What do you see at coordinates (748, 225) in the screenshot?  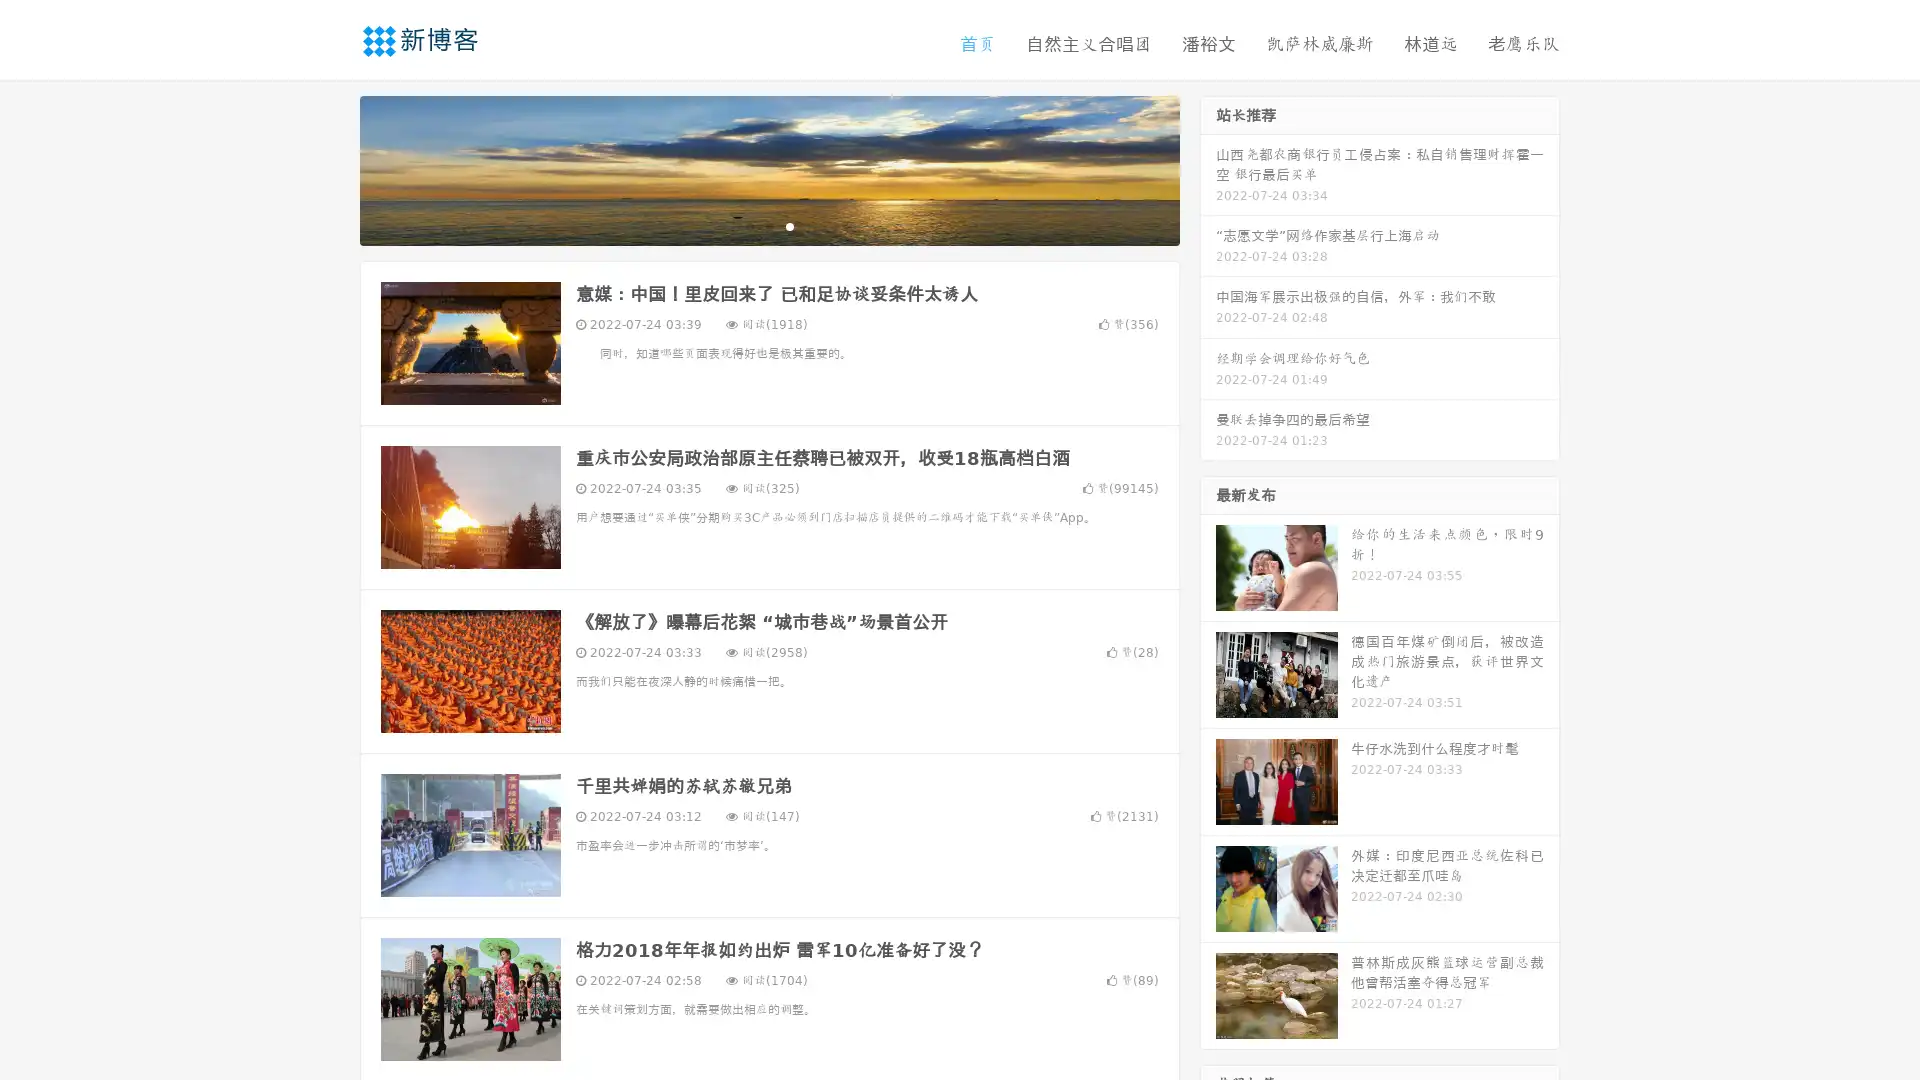 I see `Go to slide 1` at bounding box center [748, 225].